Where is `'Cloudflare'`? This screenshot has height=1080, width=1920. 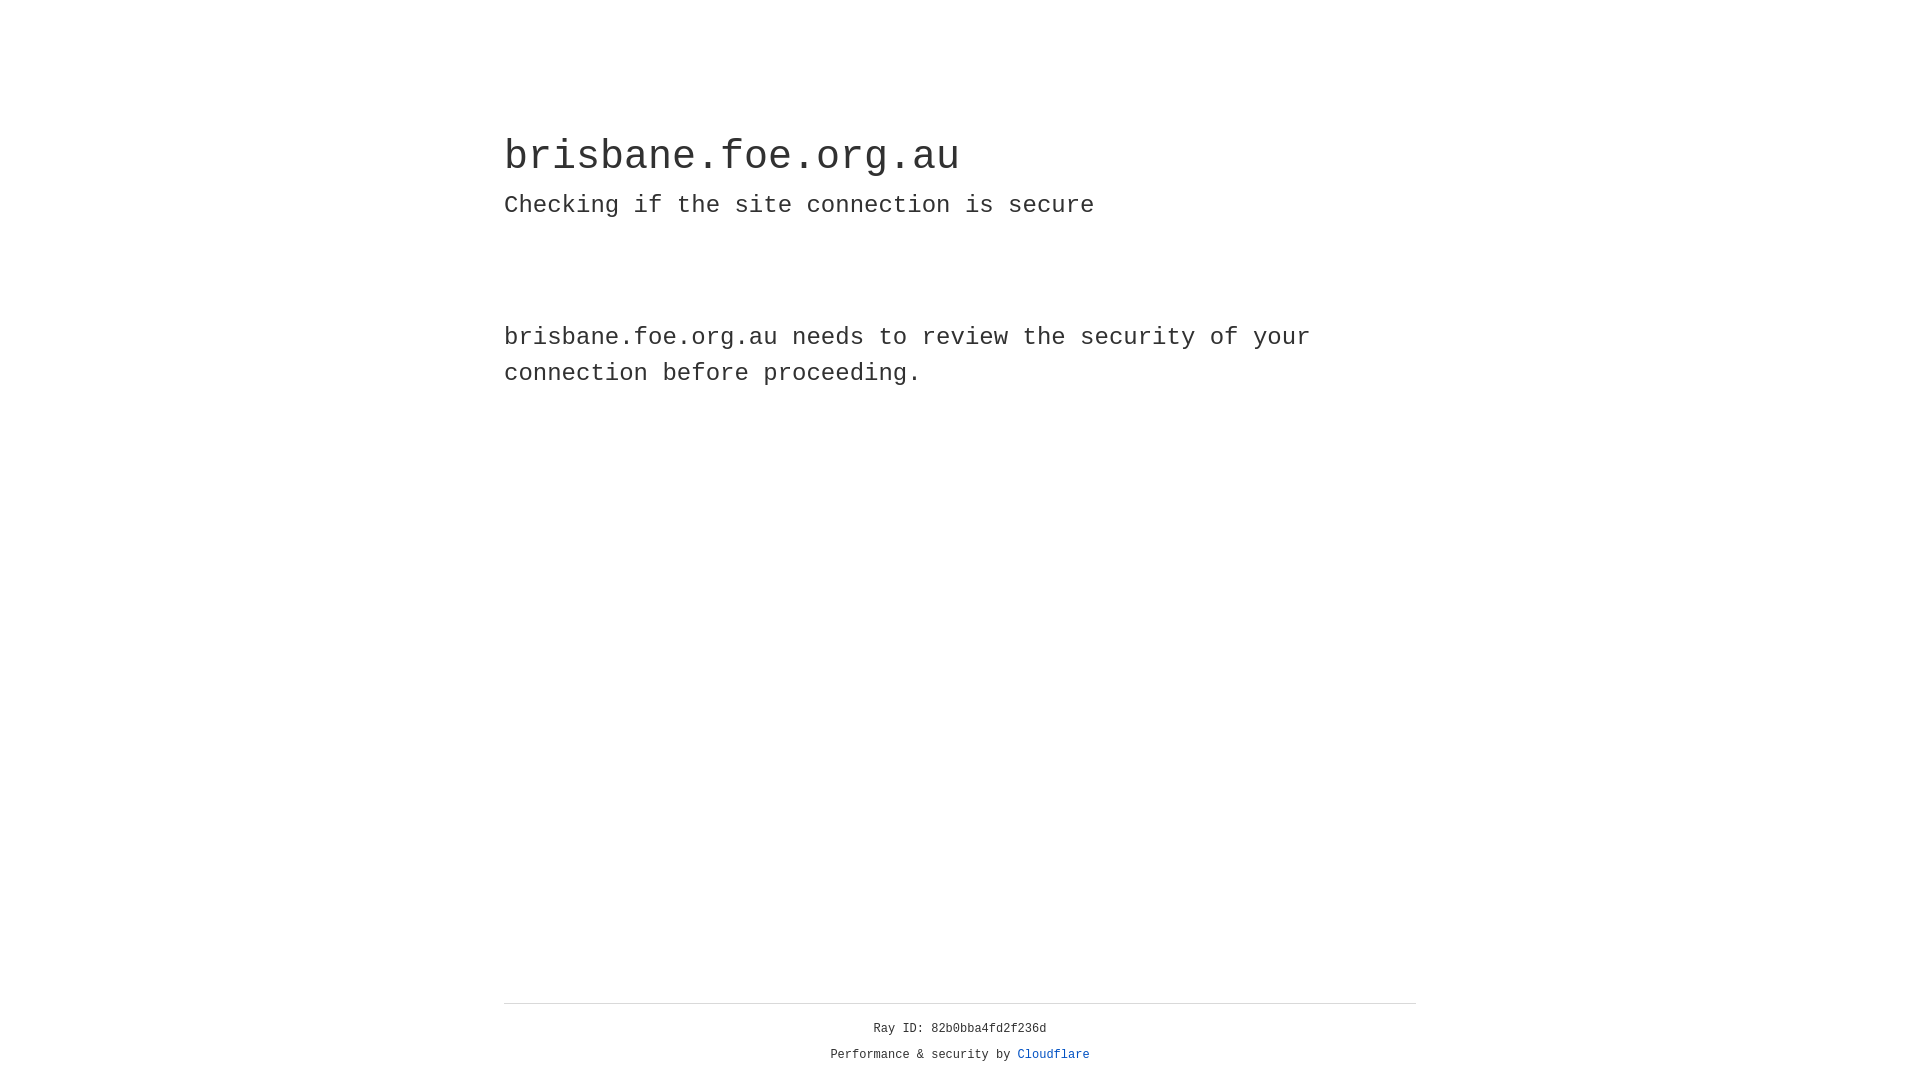
'Cloudflare' is located at coordinates (1053, 1054).